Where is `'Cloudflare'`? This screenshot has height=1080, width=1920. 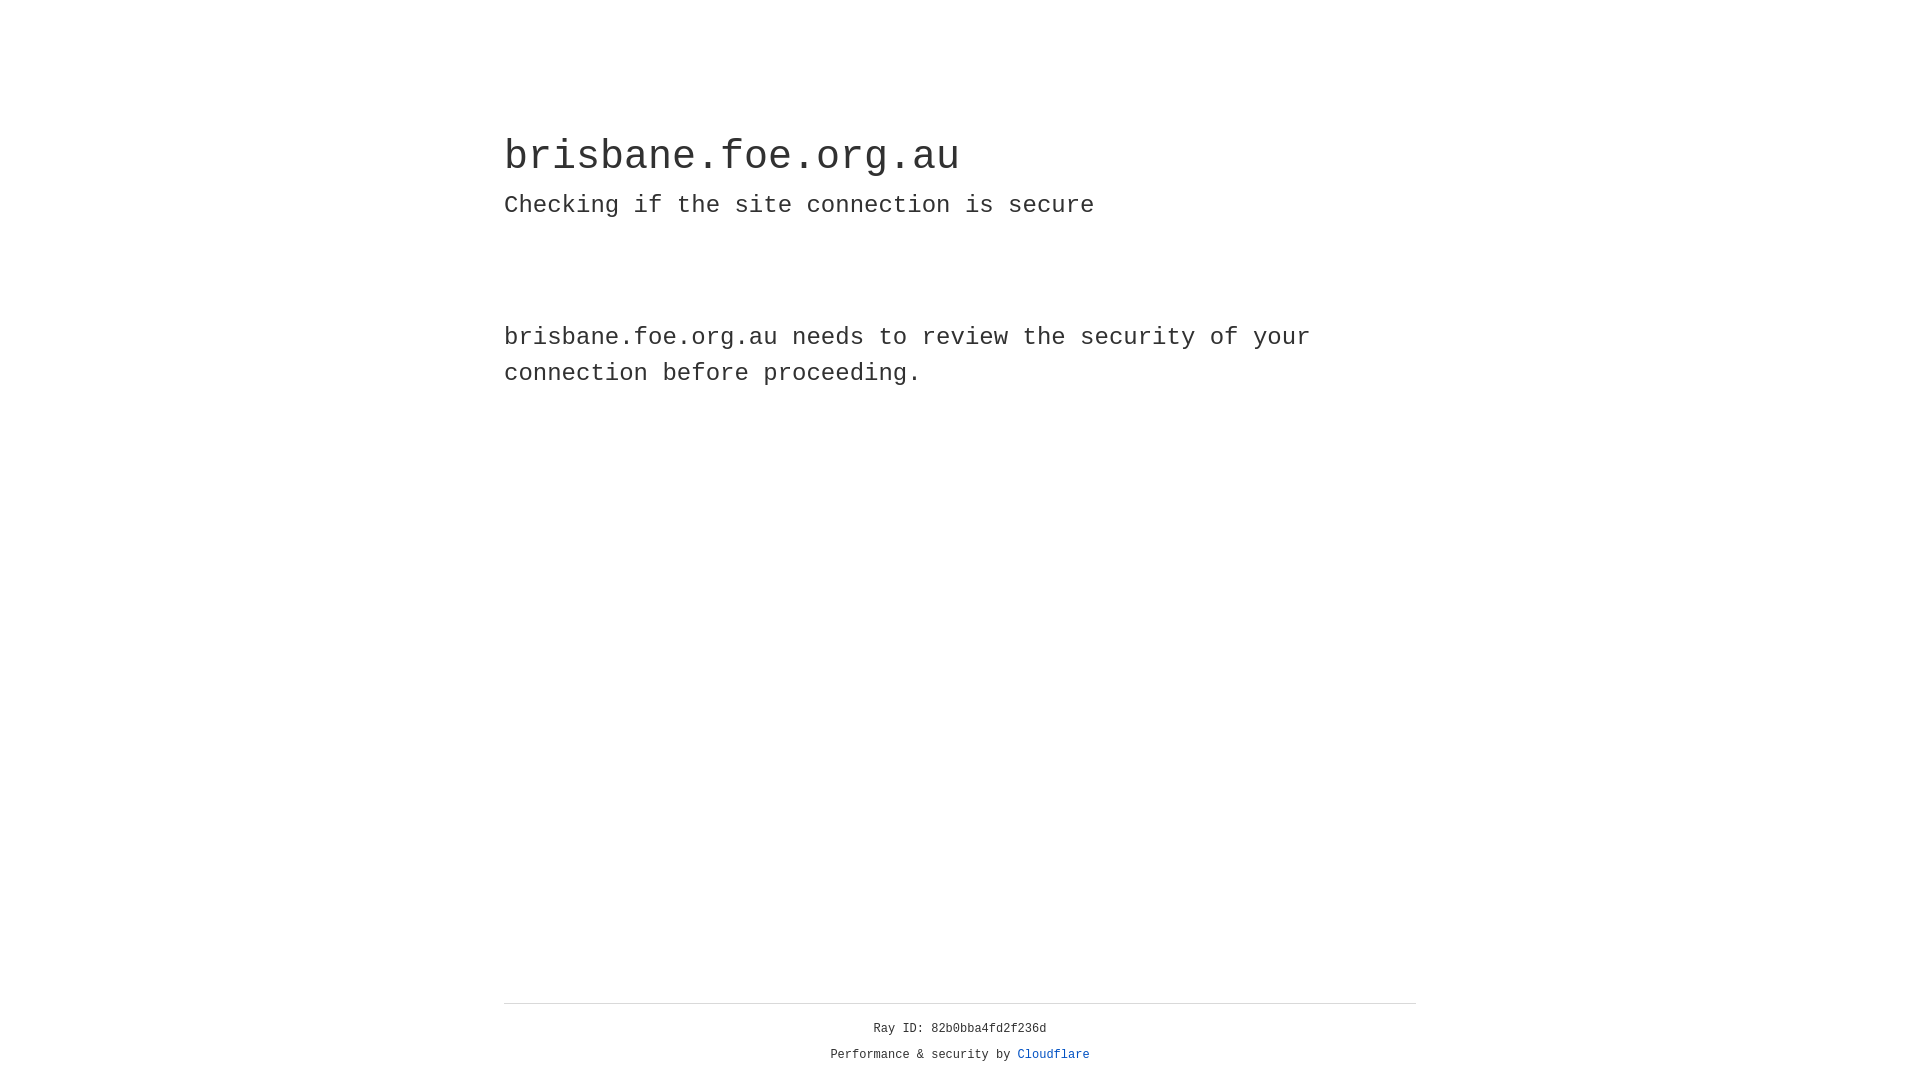
'Cloudflare' is located at coordinates (1053, 1054).